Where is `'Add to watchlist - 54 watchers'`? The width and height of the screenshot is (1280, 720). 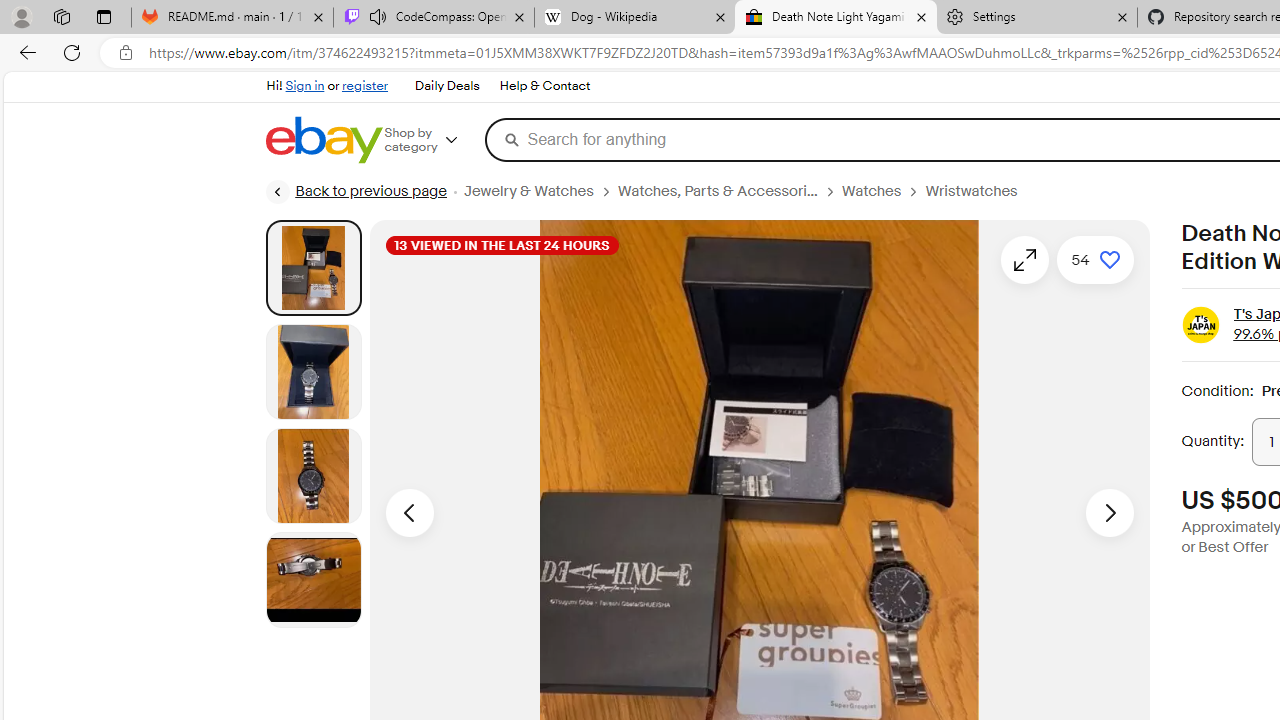 'Add to watchlist - 54 watchers' is located at coordinates (1094, 258).